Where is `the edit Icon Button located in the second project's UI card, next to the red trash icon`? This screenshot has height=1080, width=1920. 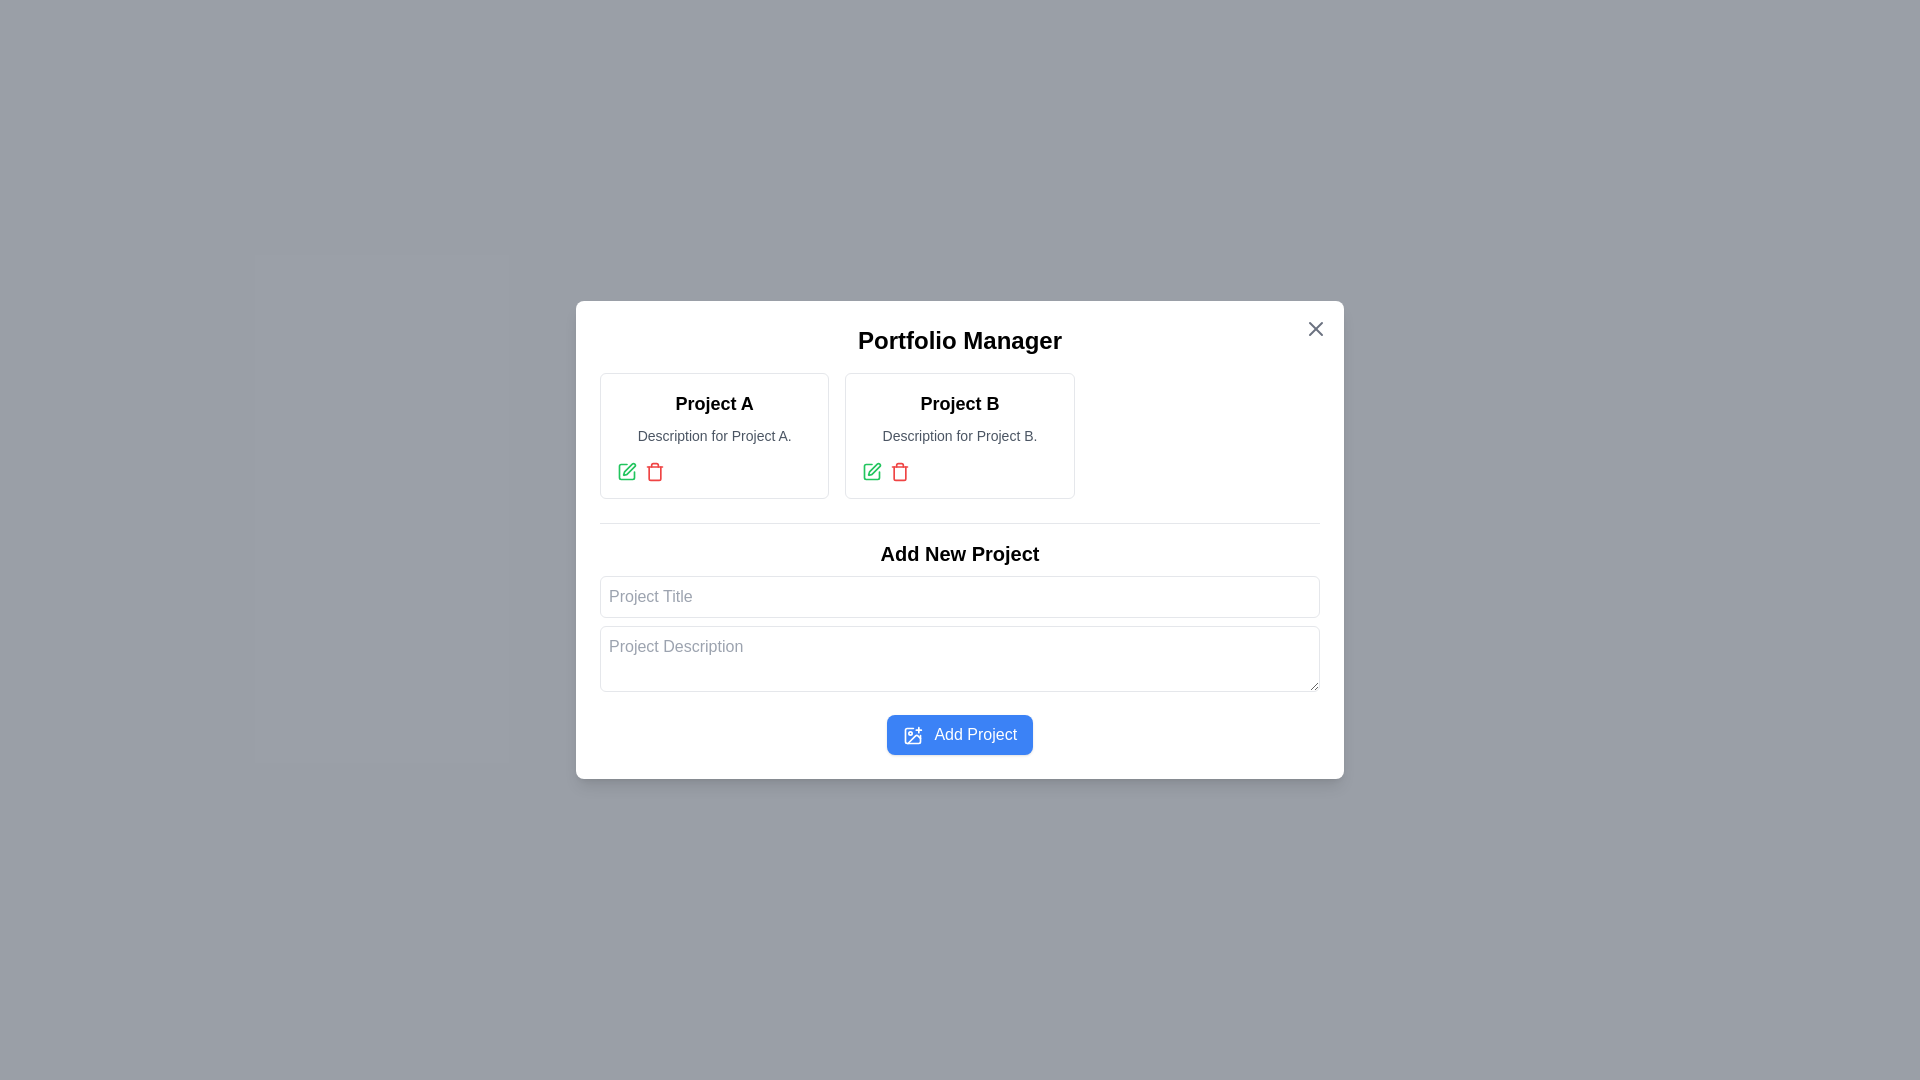 the edit Icon Button located in the second project's UI card, next to the red trash icon is located at coordinates (874, 469).